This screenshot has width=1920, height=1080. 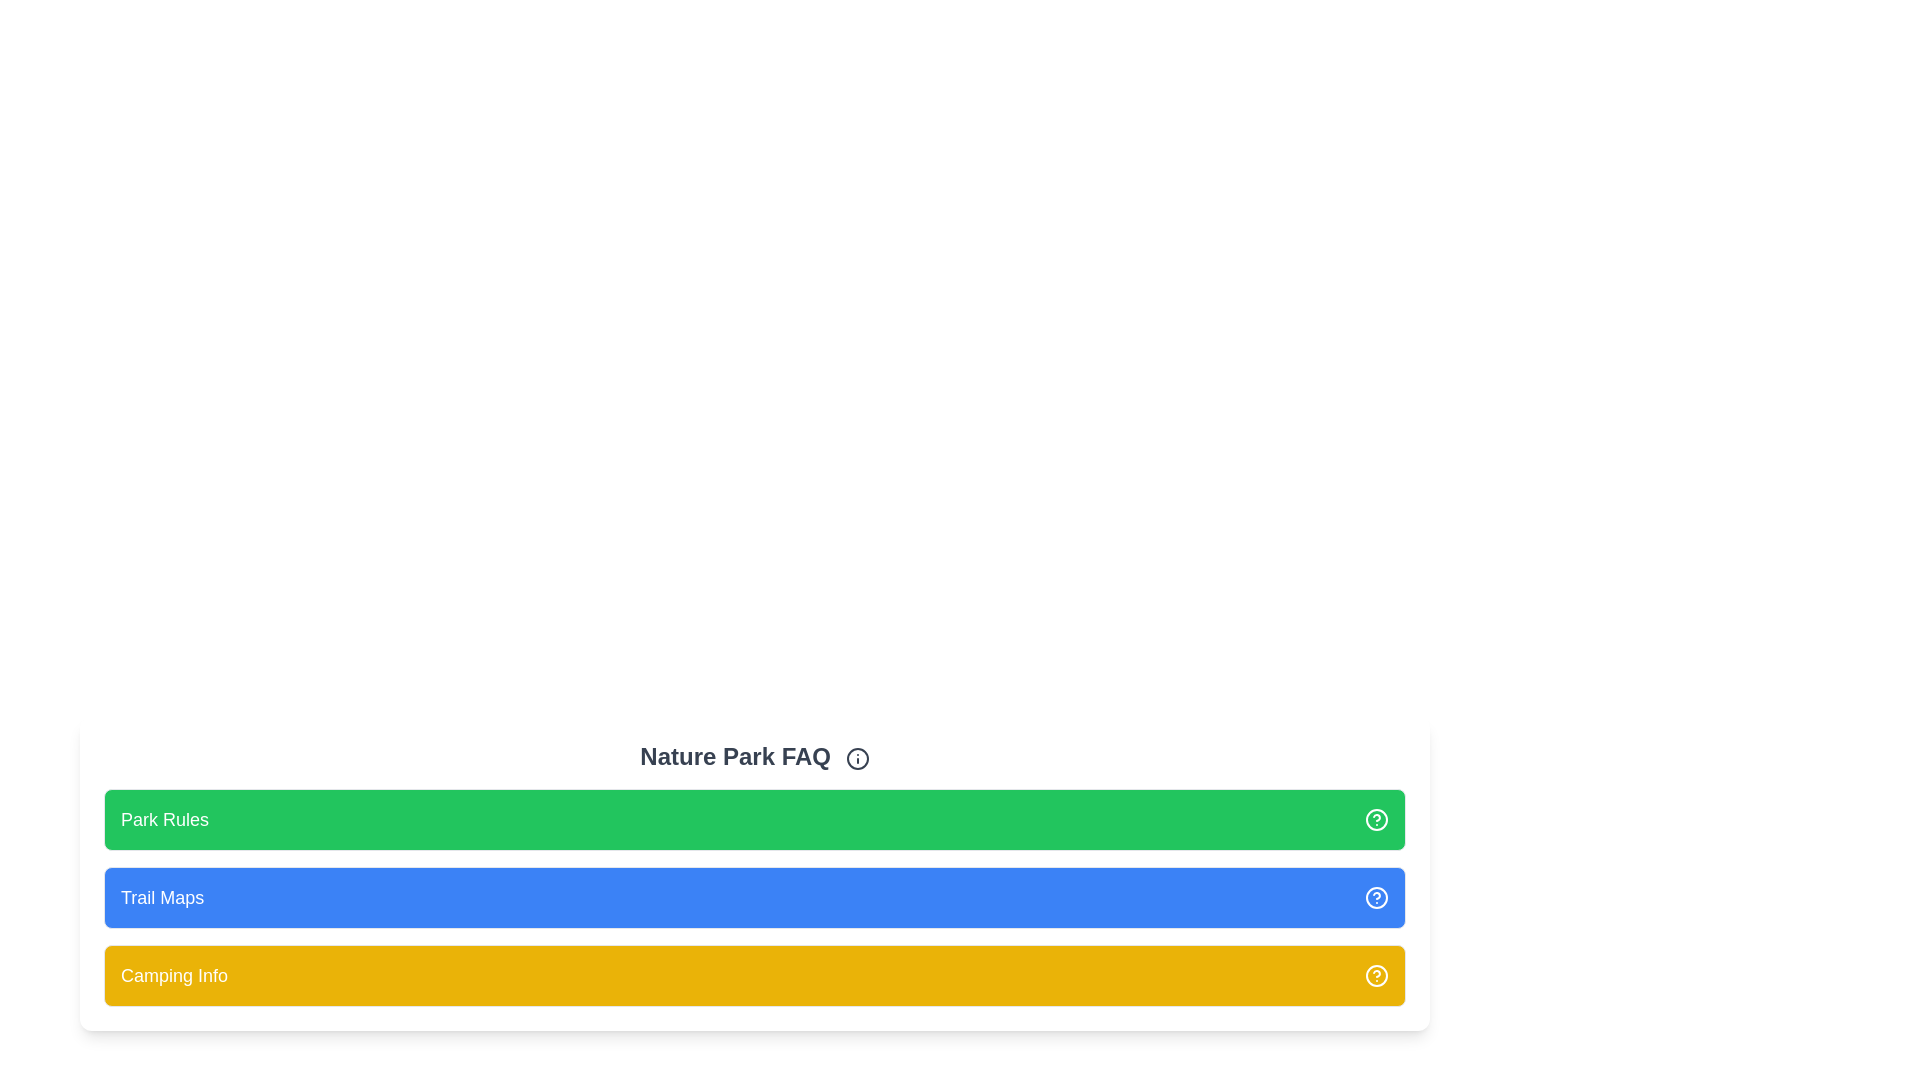 What do you see at coordinates (164, 820) in the screenshot?
I see `text label 'Park Rules' located in the green bar positioned below the 'Nature Park FAQ' header` at bounding box center [164, 820].